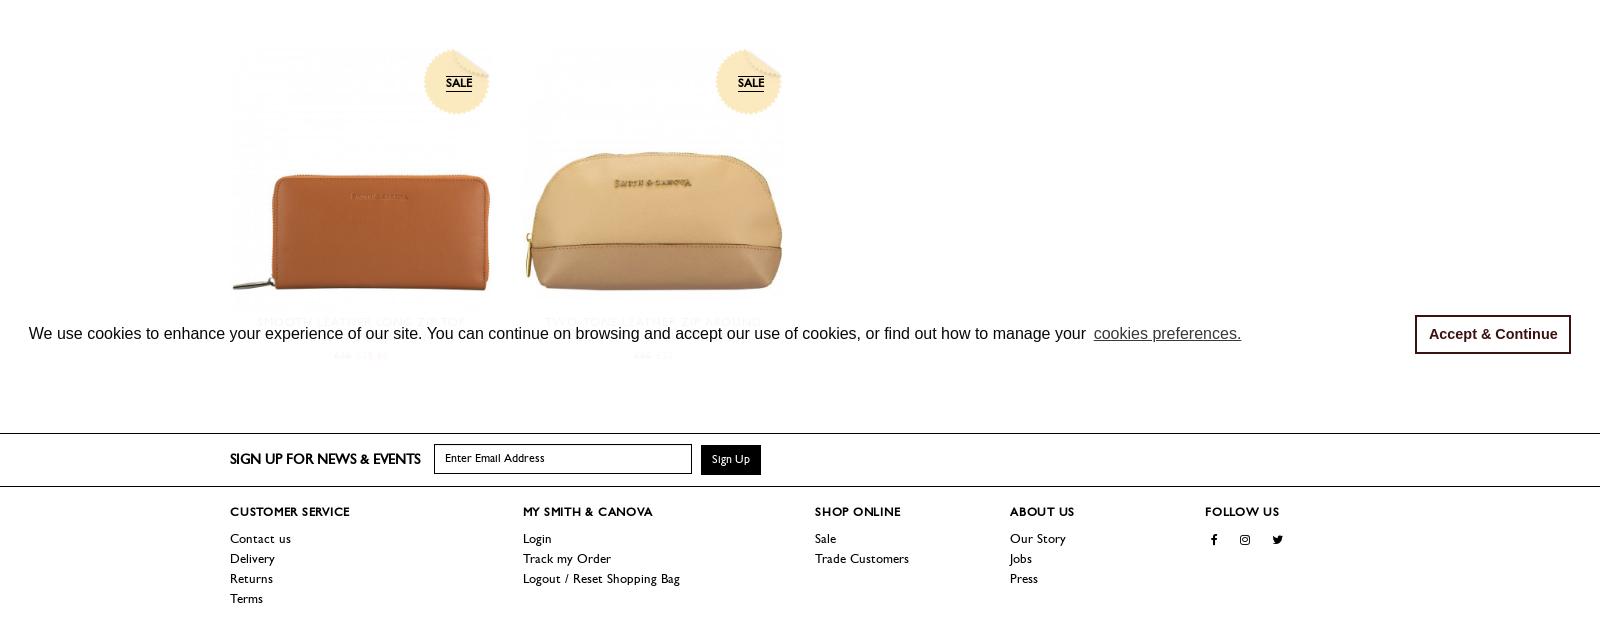 This screenshot has height=630, width=1600. Describe the element at coordinates (371, 355) in the screenshot. I see `'£28.80'` at that location.